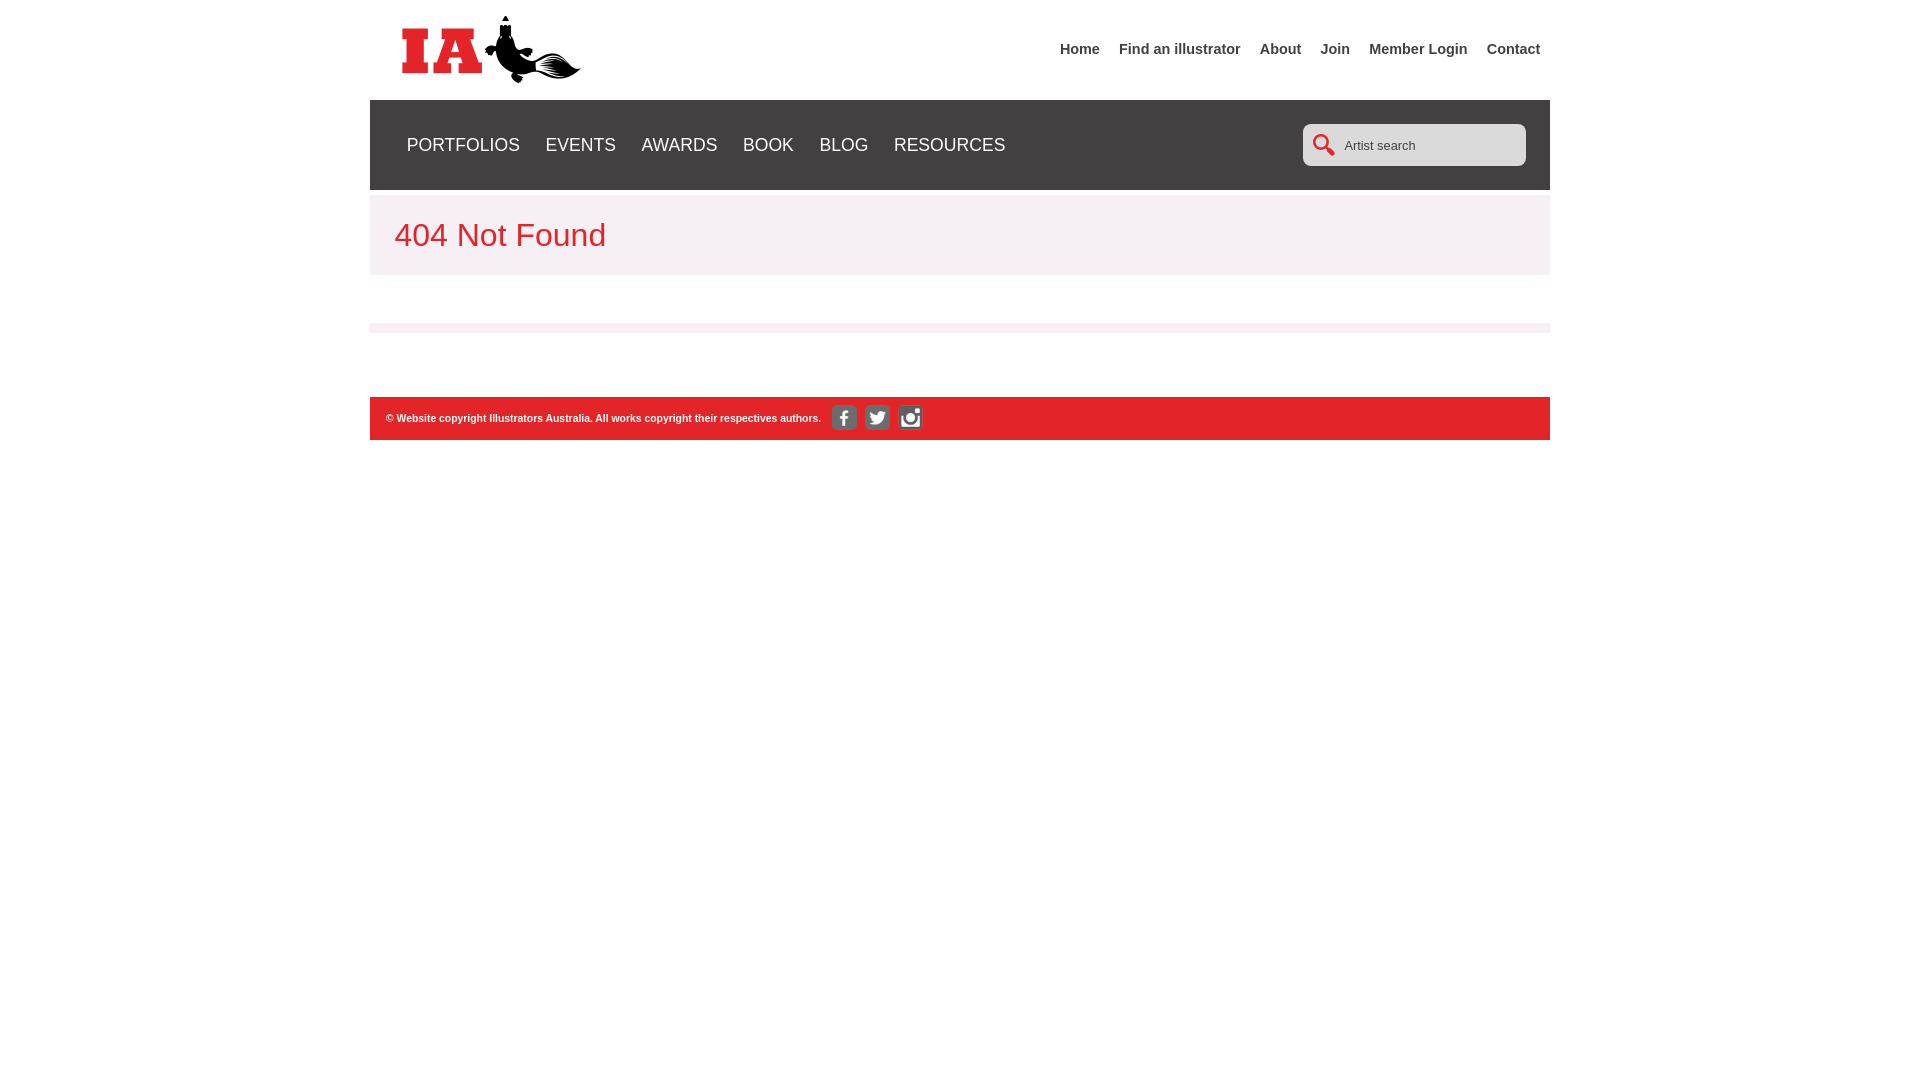  Describe the element at coordinates (1079, 48) in the screenshot. I see `'Home'` at that location.